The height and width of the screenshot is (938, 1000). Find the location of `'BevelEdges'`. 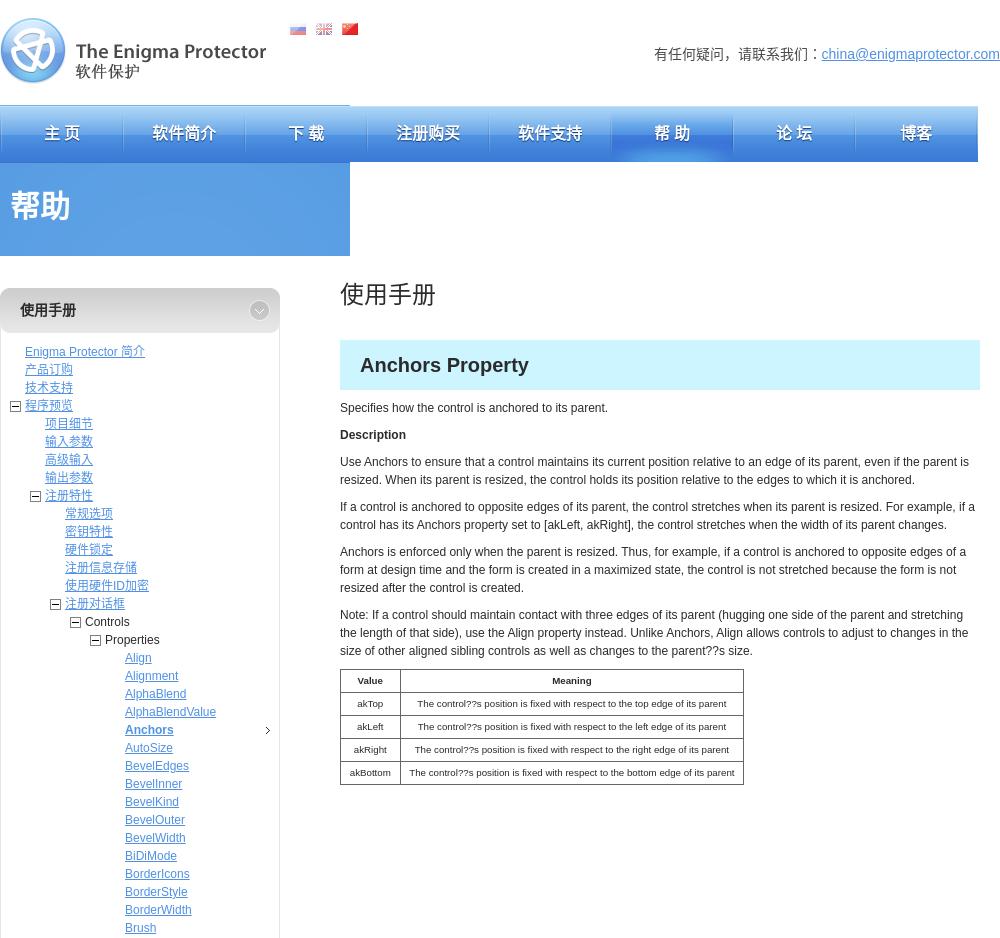

'BevelEdges' is located at coordinates (157, 765).